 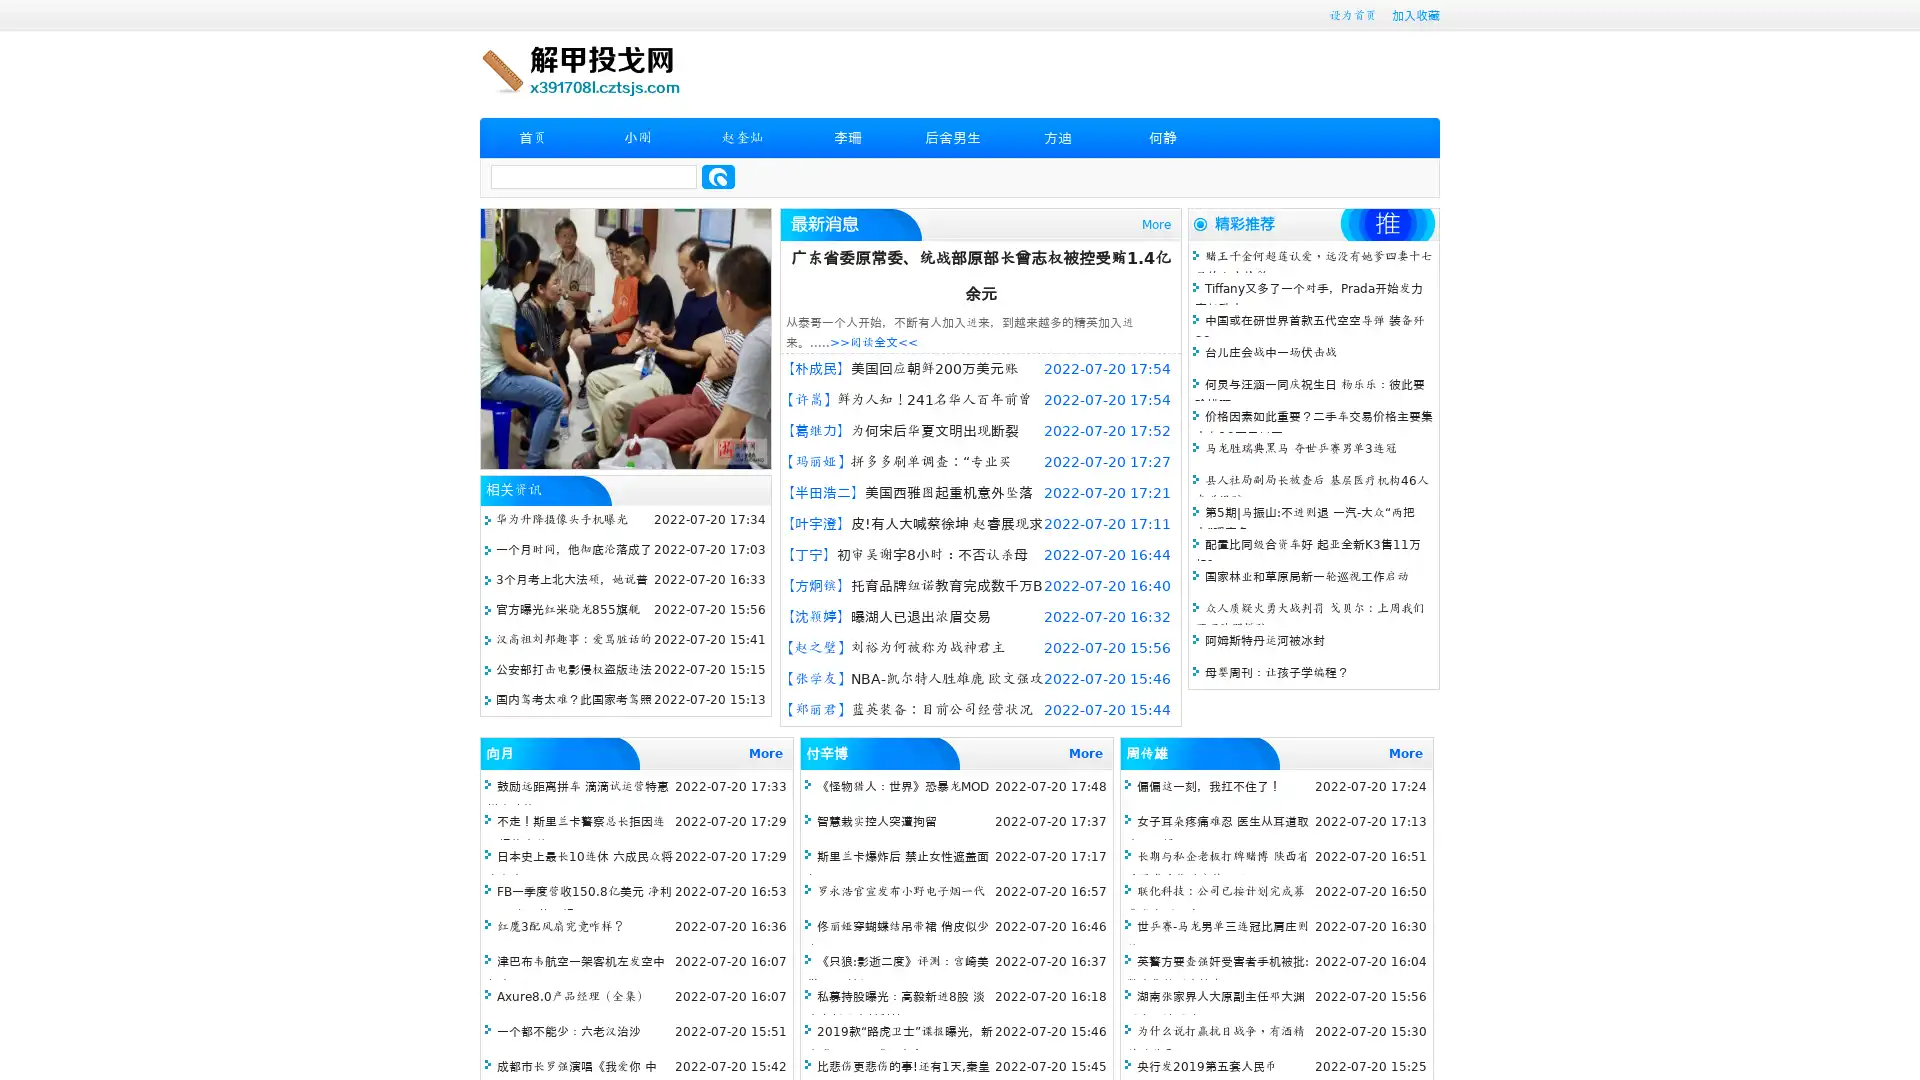 What do you see at coordinates (718, 176) in the screenshot?
I see `Search` at bounding box center [718, 176].